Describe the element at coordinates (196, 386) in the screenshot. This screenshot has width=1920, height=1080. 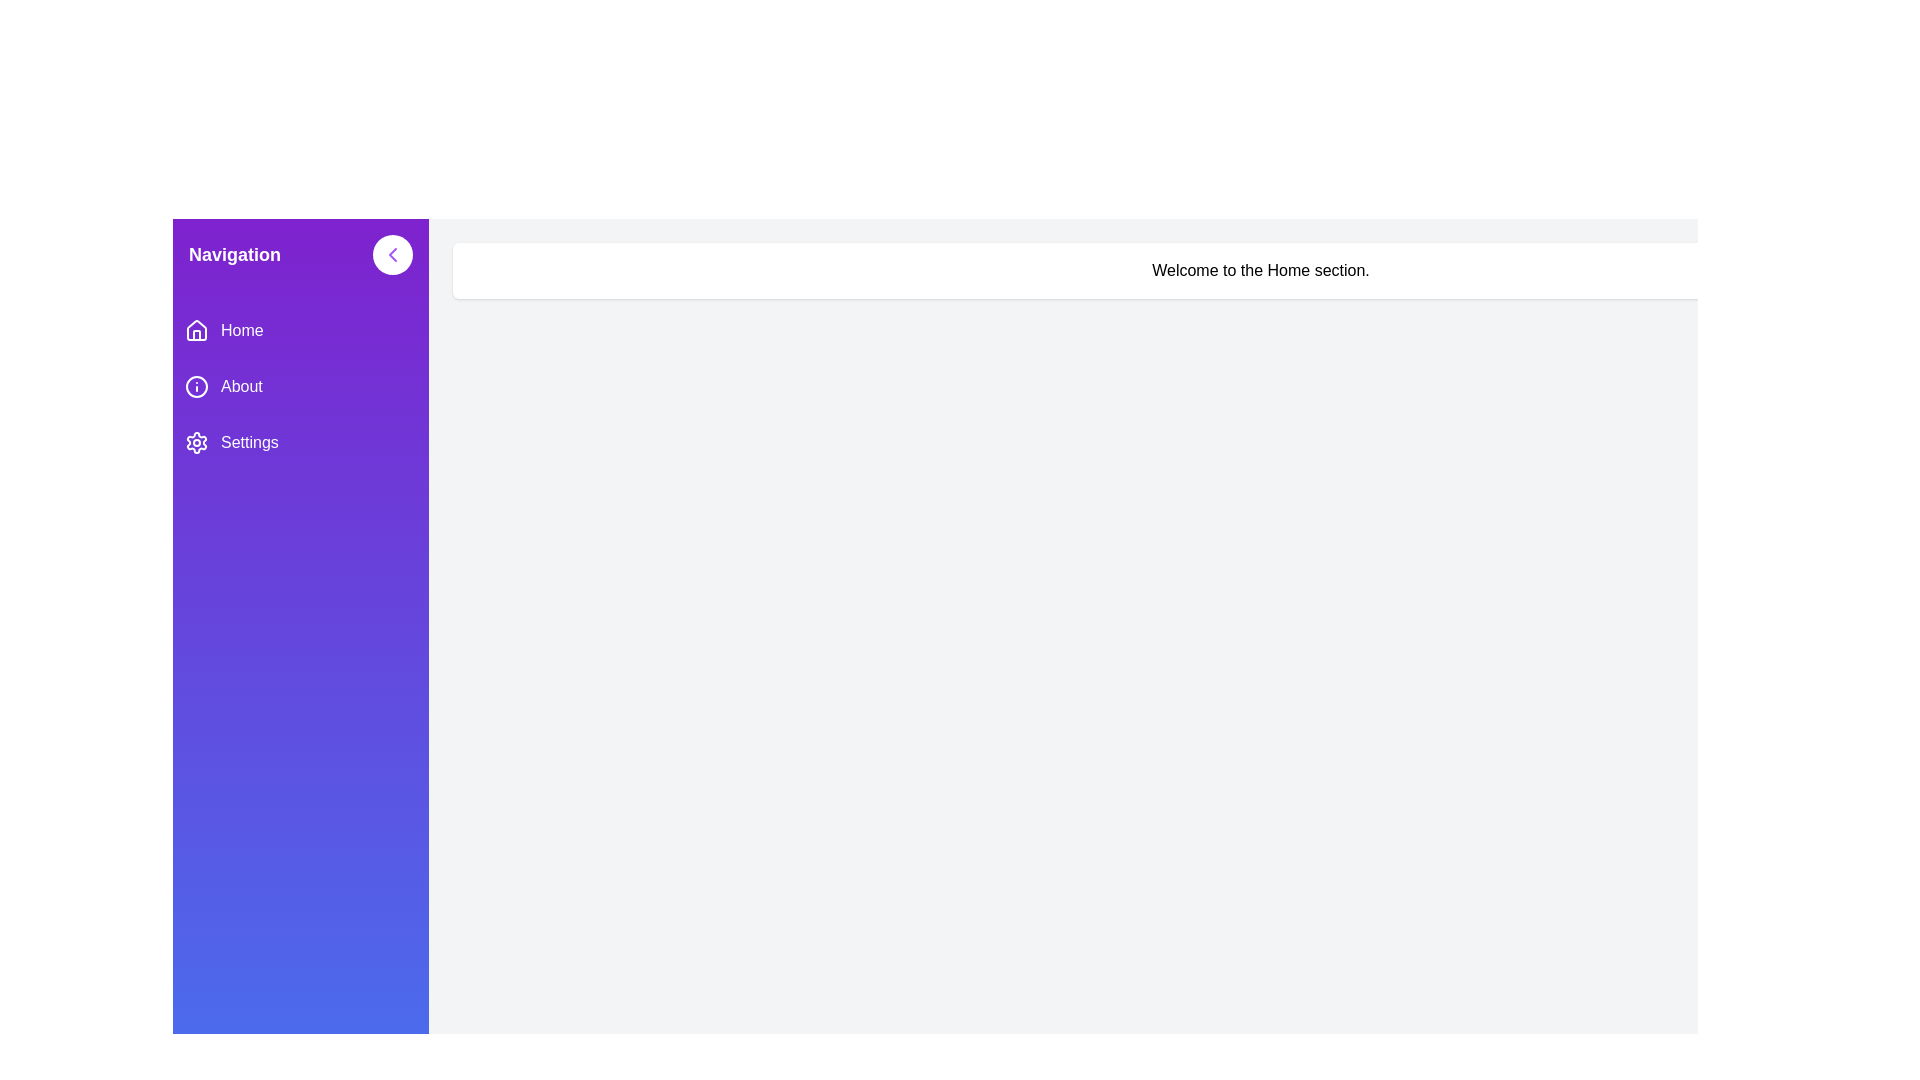
I see `the SVG Circle that serves as the decorative background for the 'About' navigation item in the left sidebar, positioned between the 'Home' icon above and the 'Settings' icon below` at that location.